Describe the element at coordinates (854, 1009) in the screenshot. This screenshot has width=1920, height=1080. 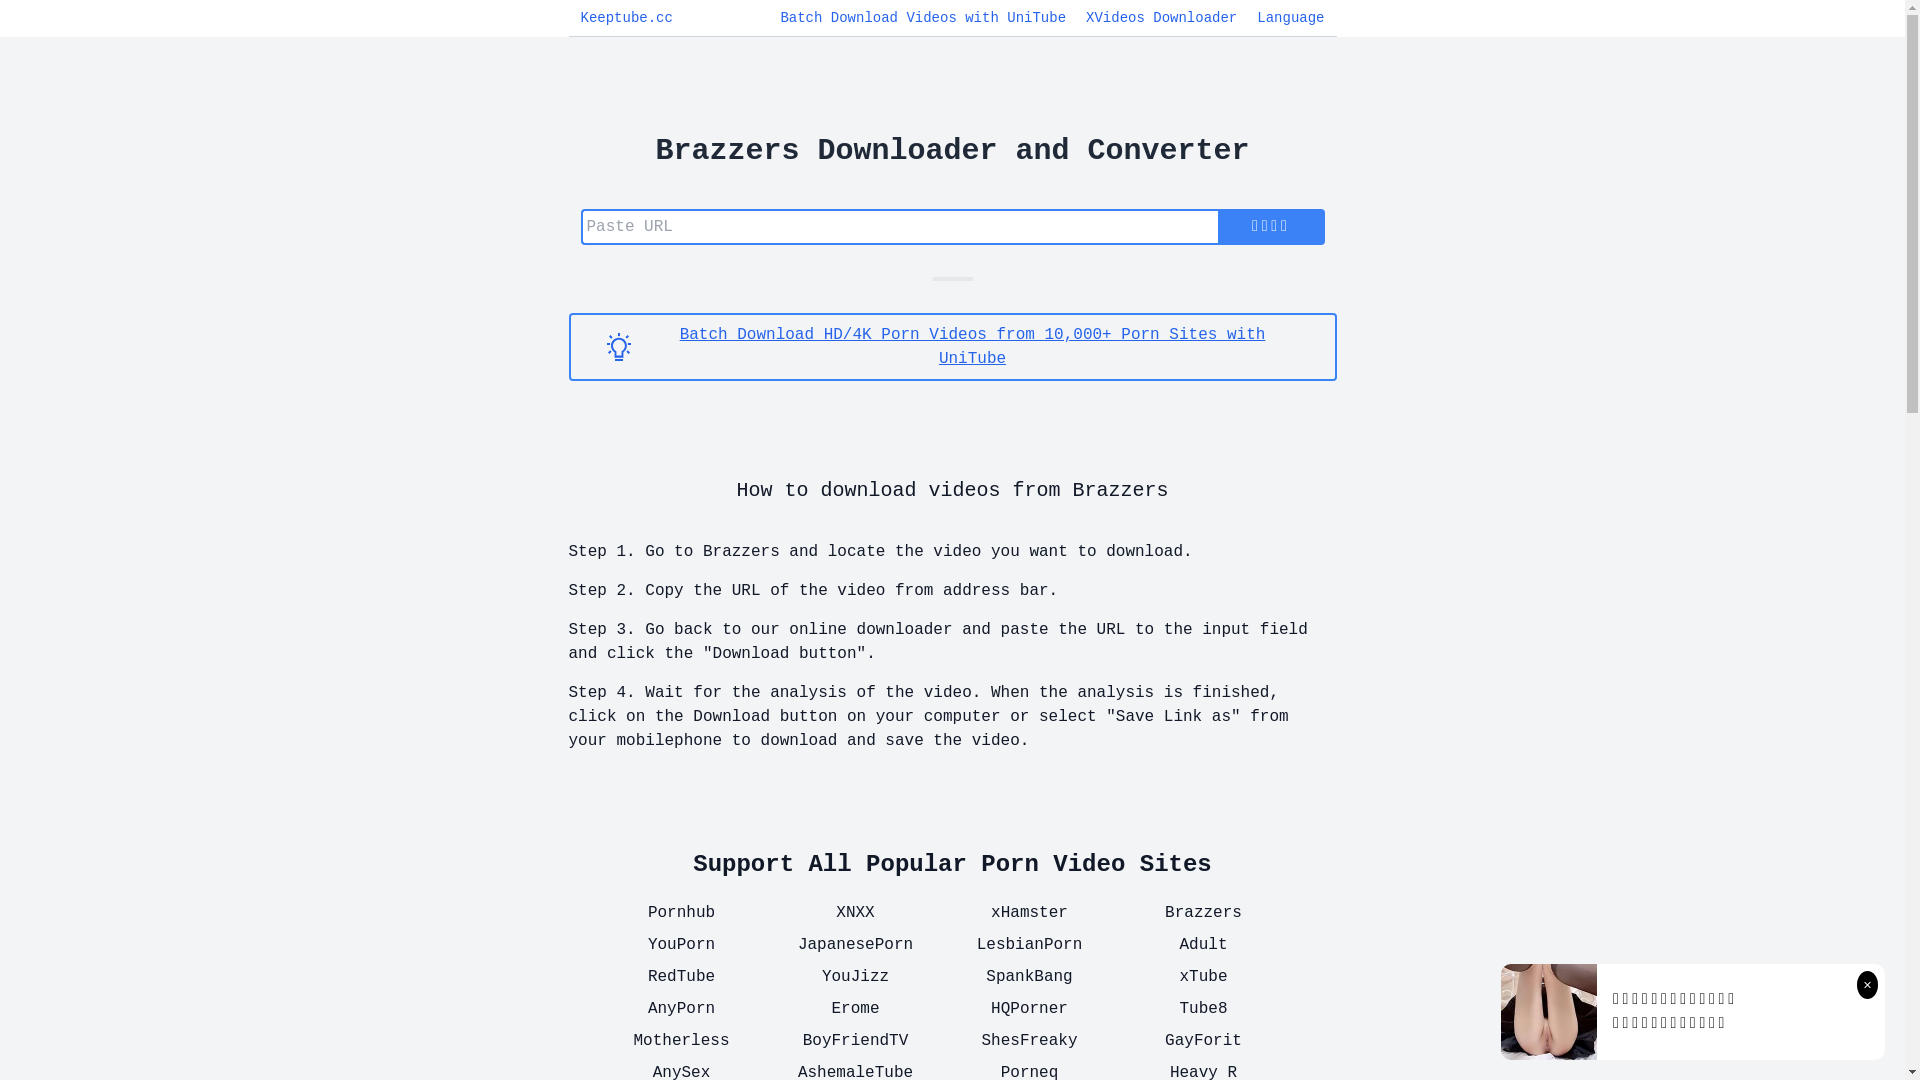
I see `'Erome'` at that location.